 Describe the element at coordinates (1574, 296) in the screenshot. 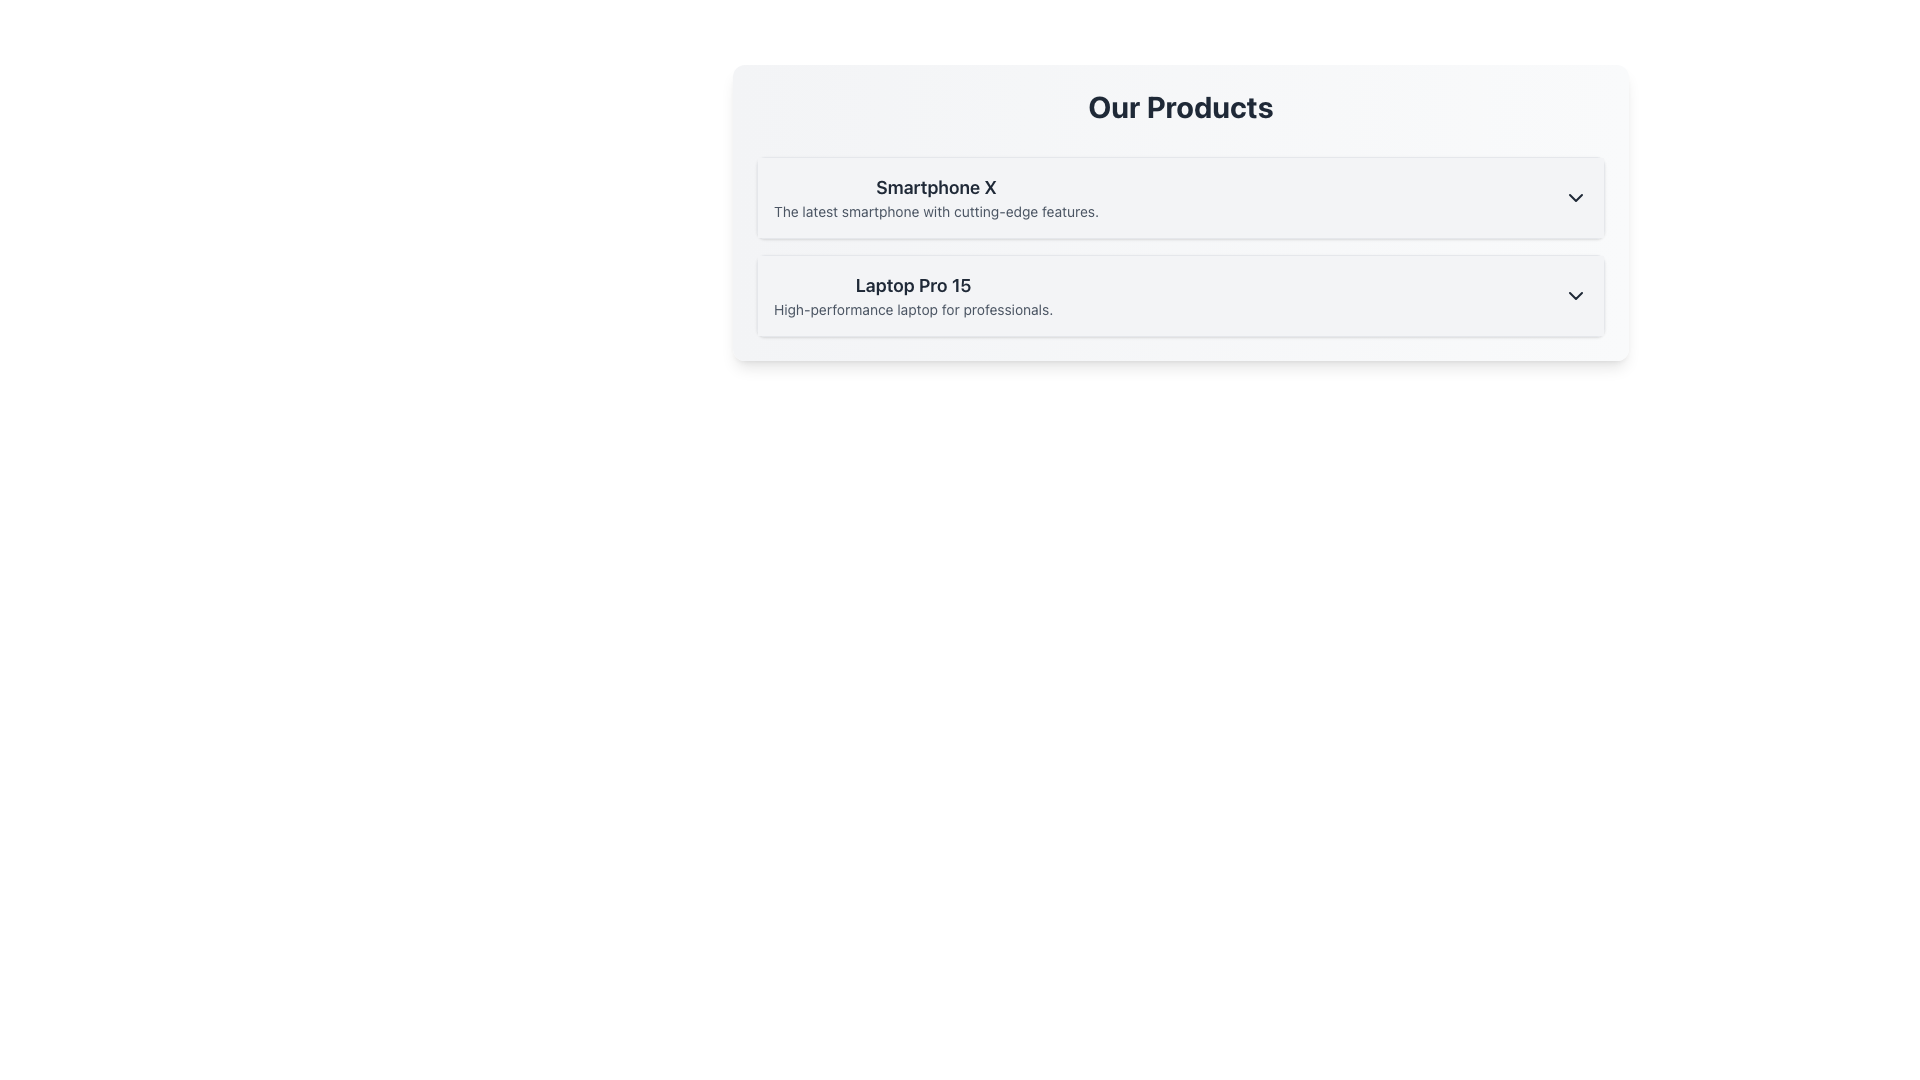

I see `the dropdown toggle icon located in the top-right corner of the 'Laptop Pro 15' card` at that location.